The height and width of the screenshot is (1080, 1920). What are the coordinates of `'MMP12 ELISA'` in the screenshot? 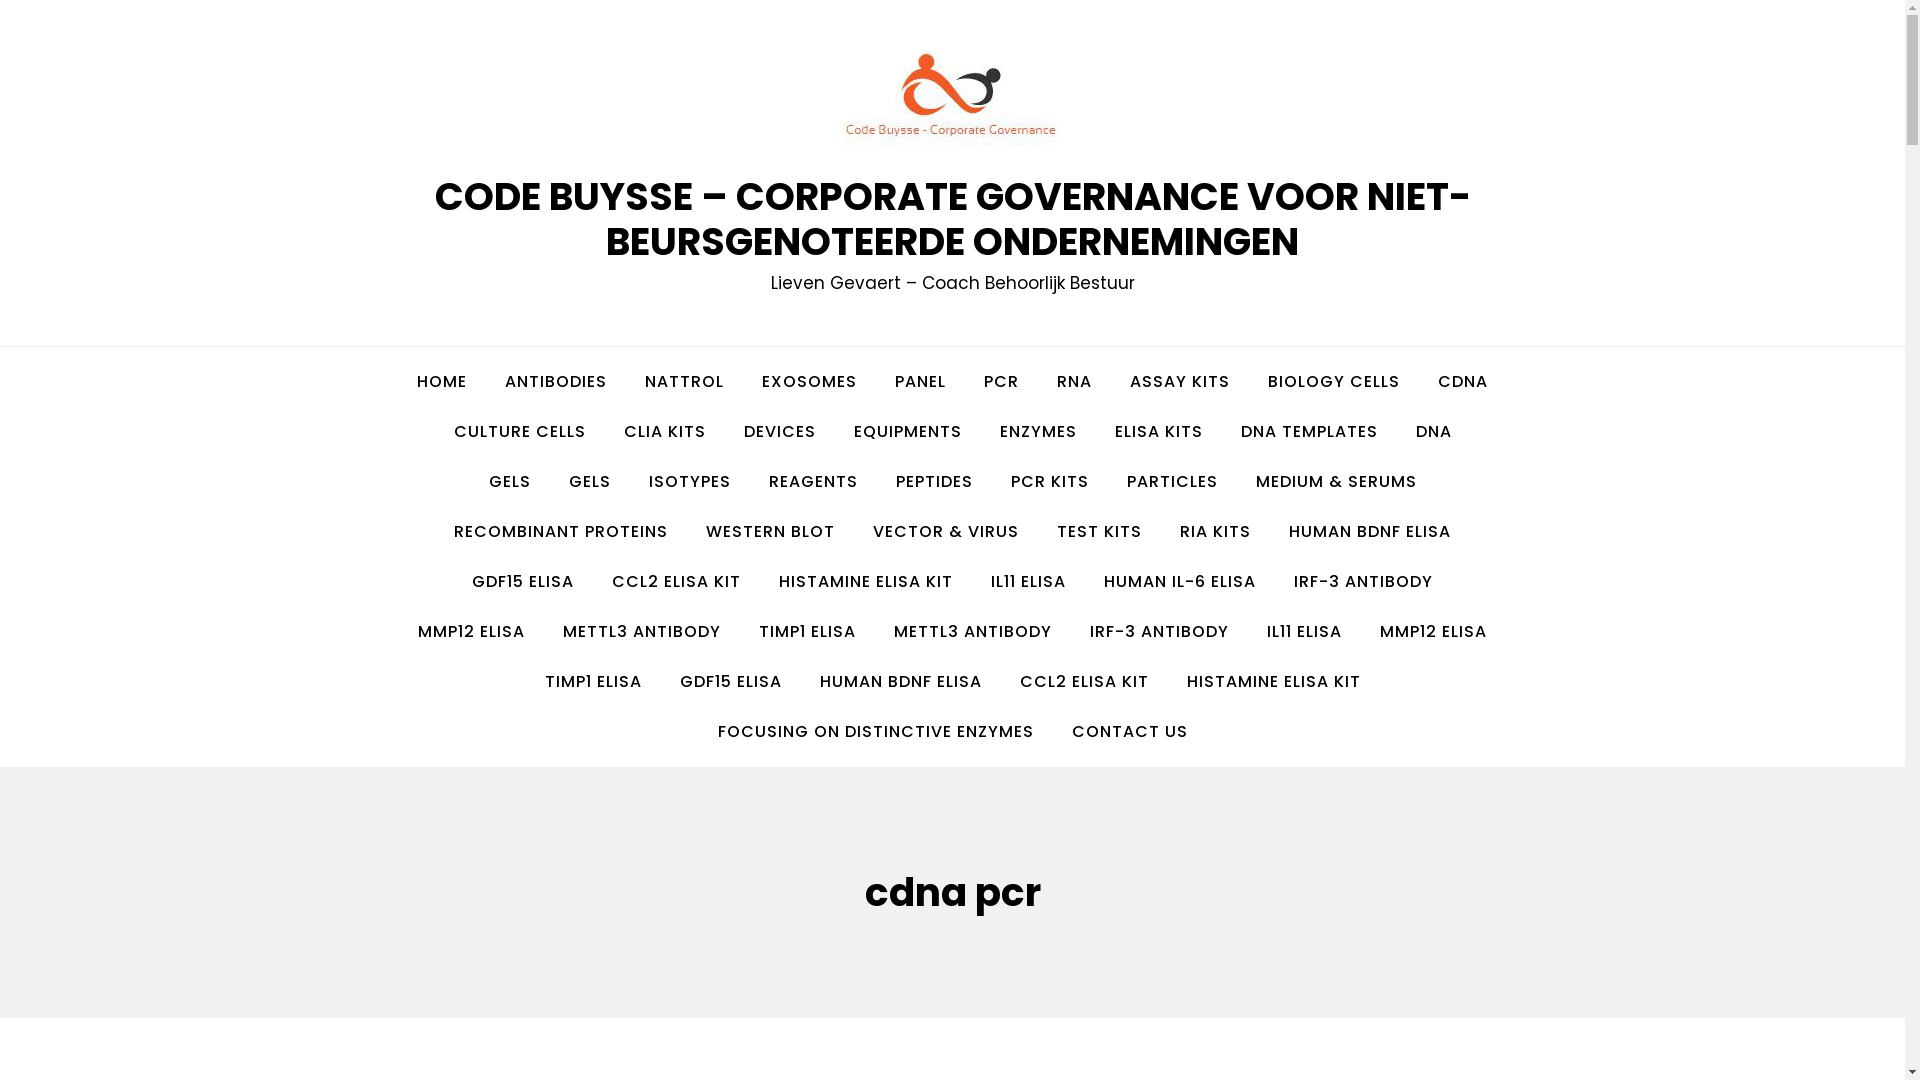 It's located at (470, 632).